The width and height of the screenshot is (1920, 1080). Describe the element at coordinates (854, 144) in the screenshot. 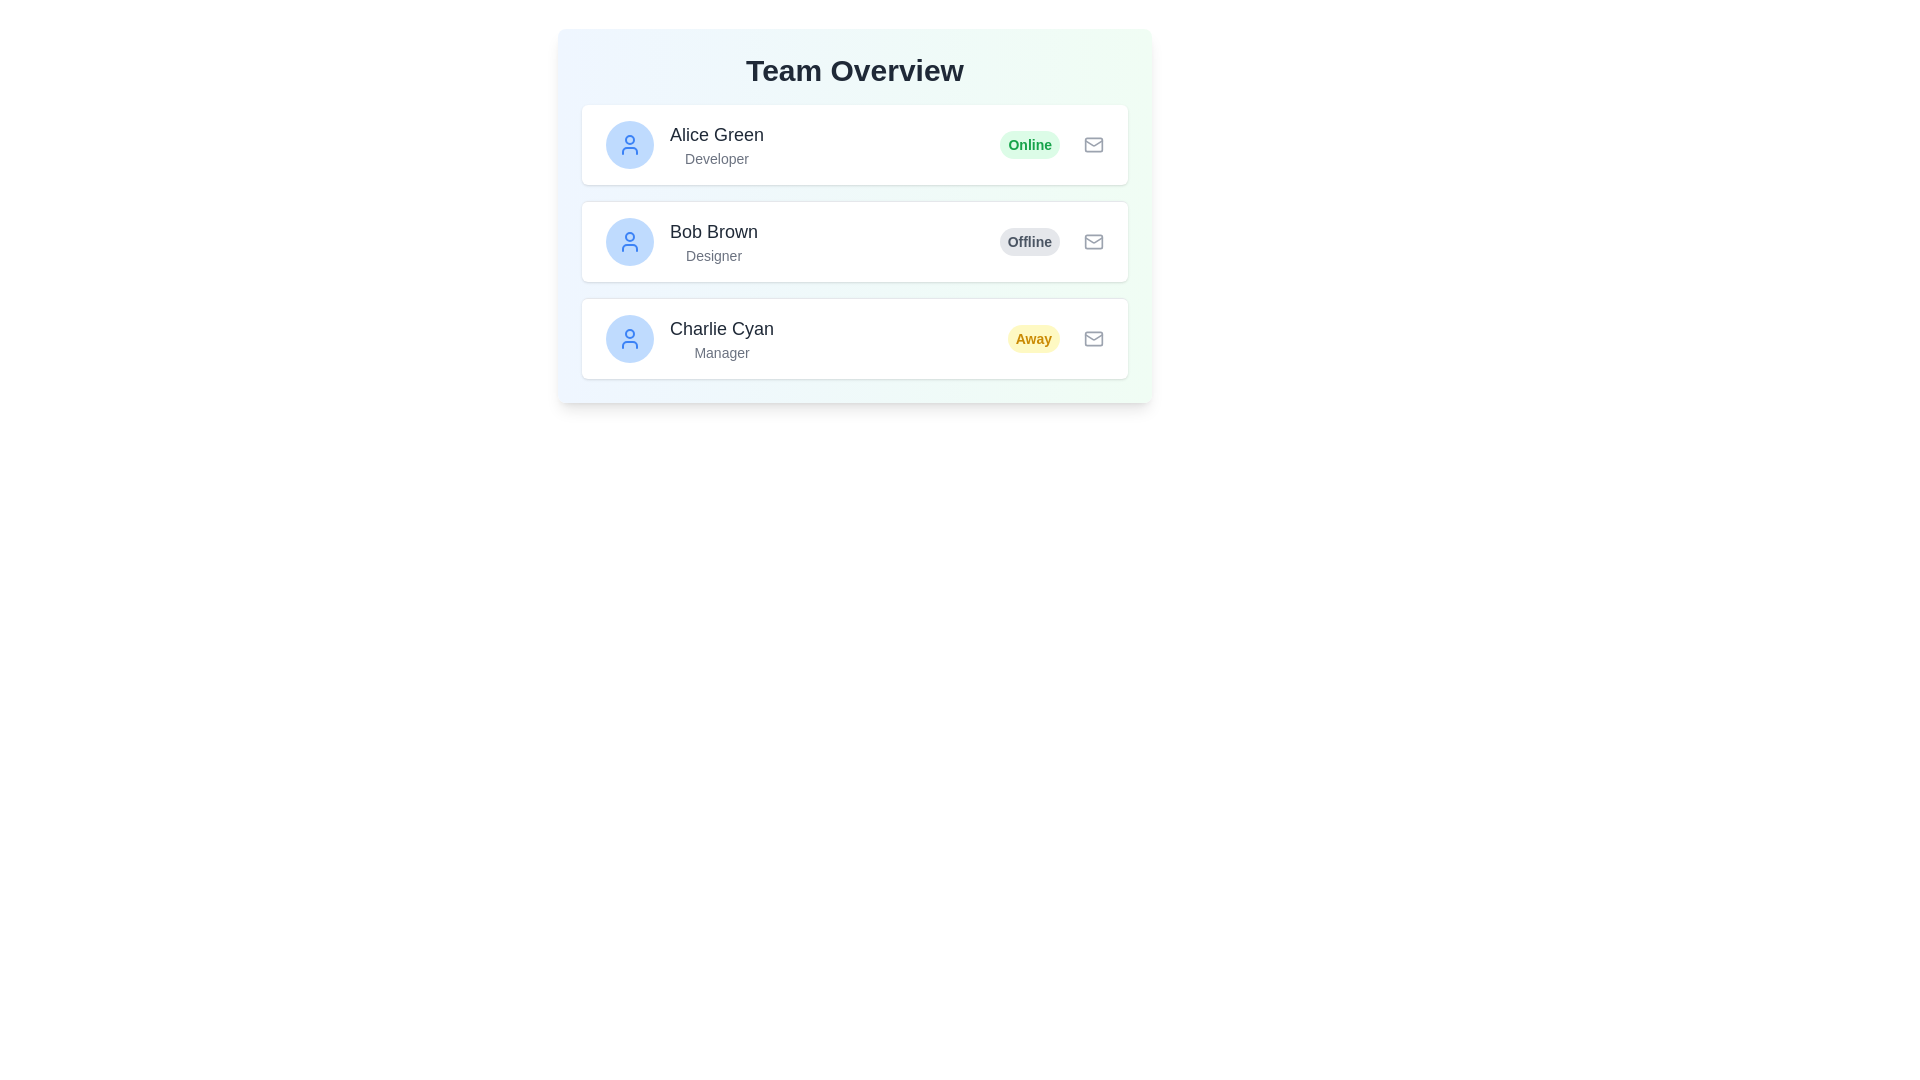

I see `the green status indicator labeled 'Online' in the List item card for 'Alice Green' to change the status` at that location.